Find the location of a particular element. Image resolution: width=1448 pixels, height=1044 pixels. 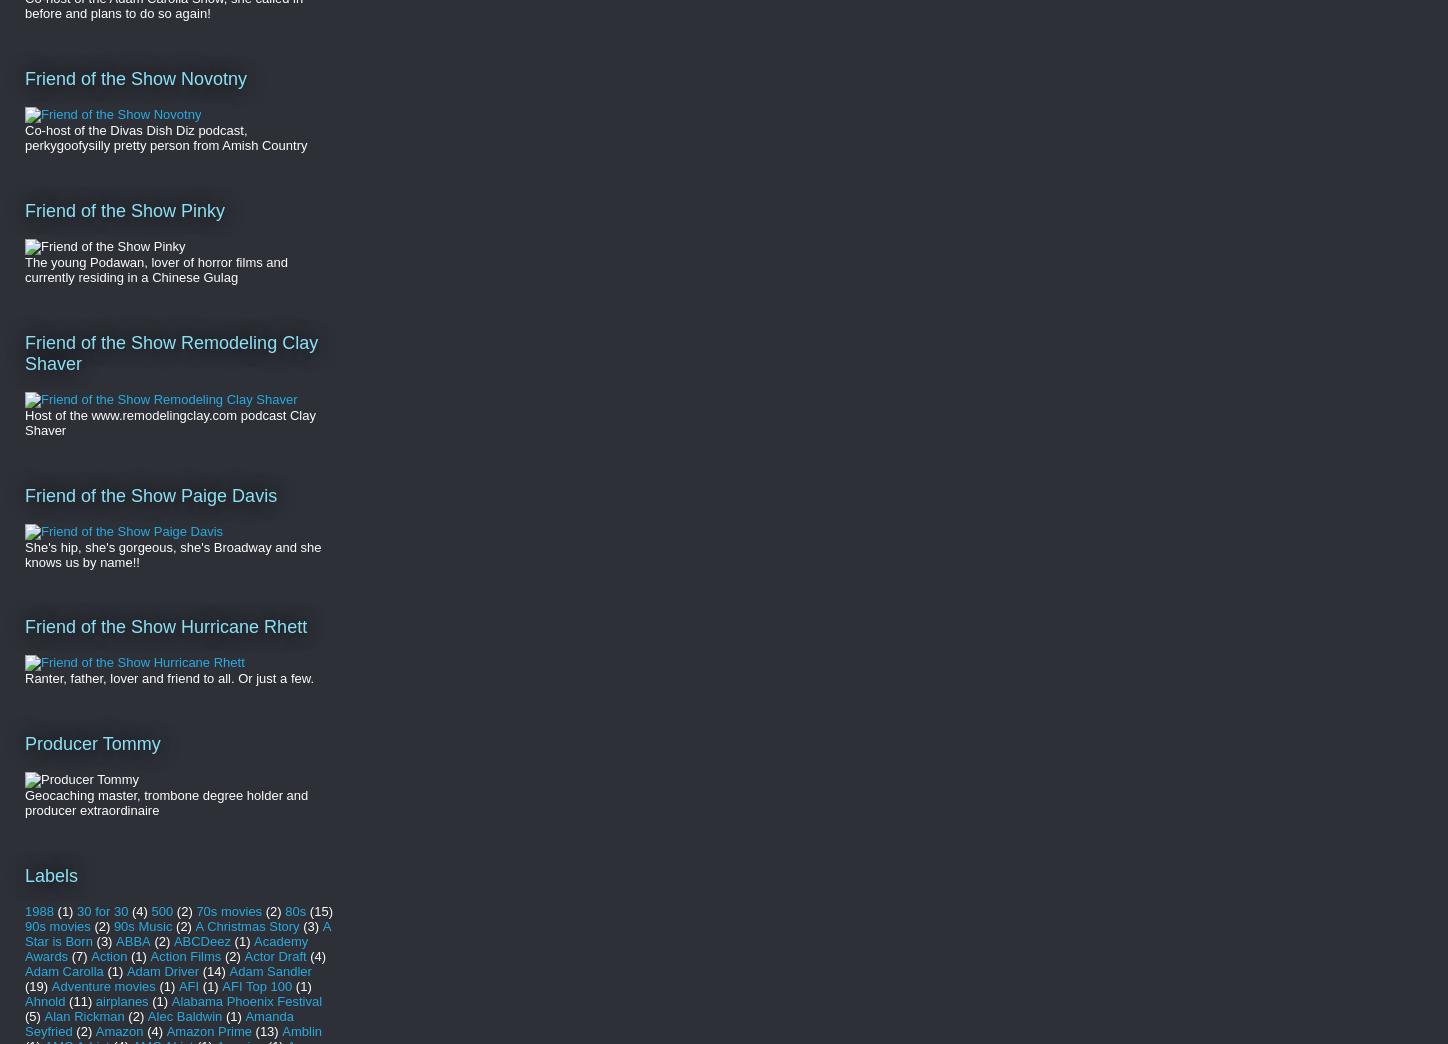

'Adventure movies' is located at coordinates (101, 985).